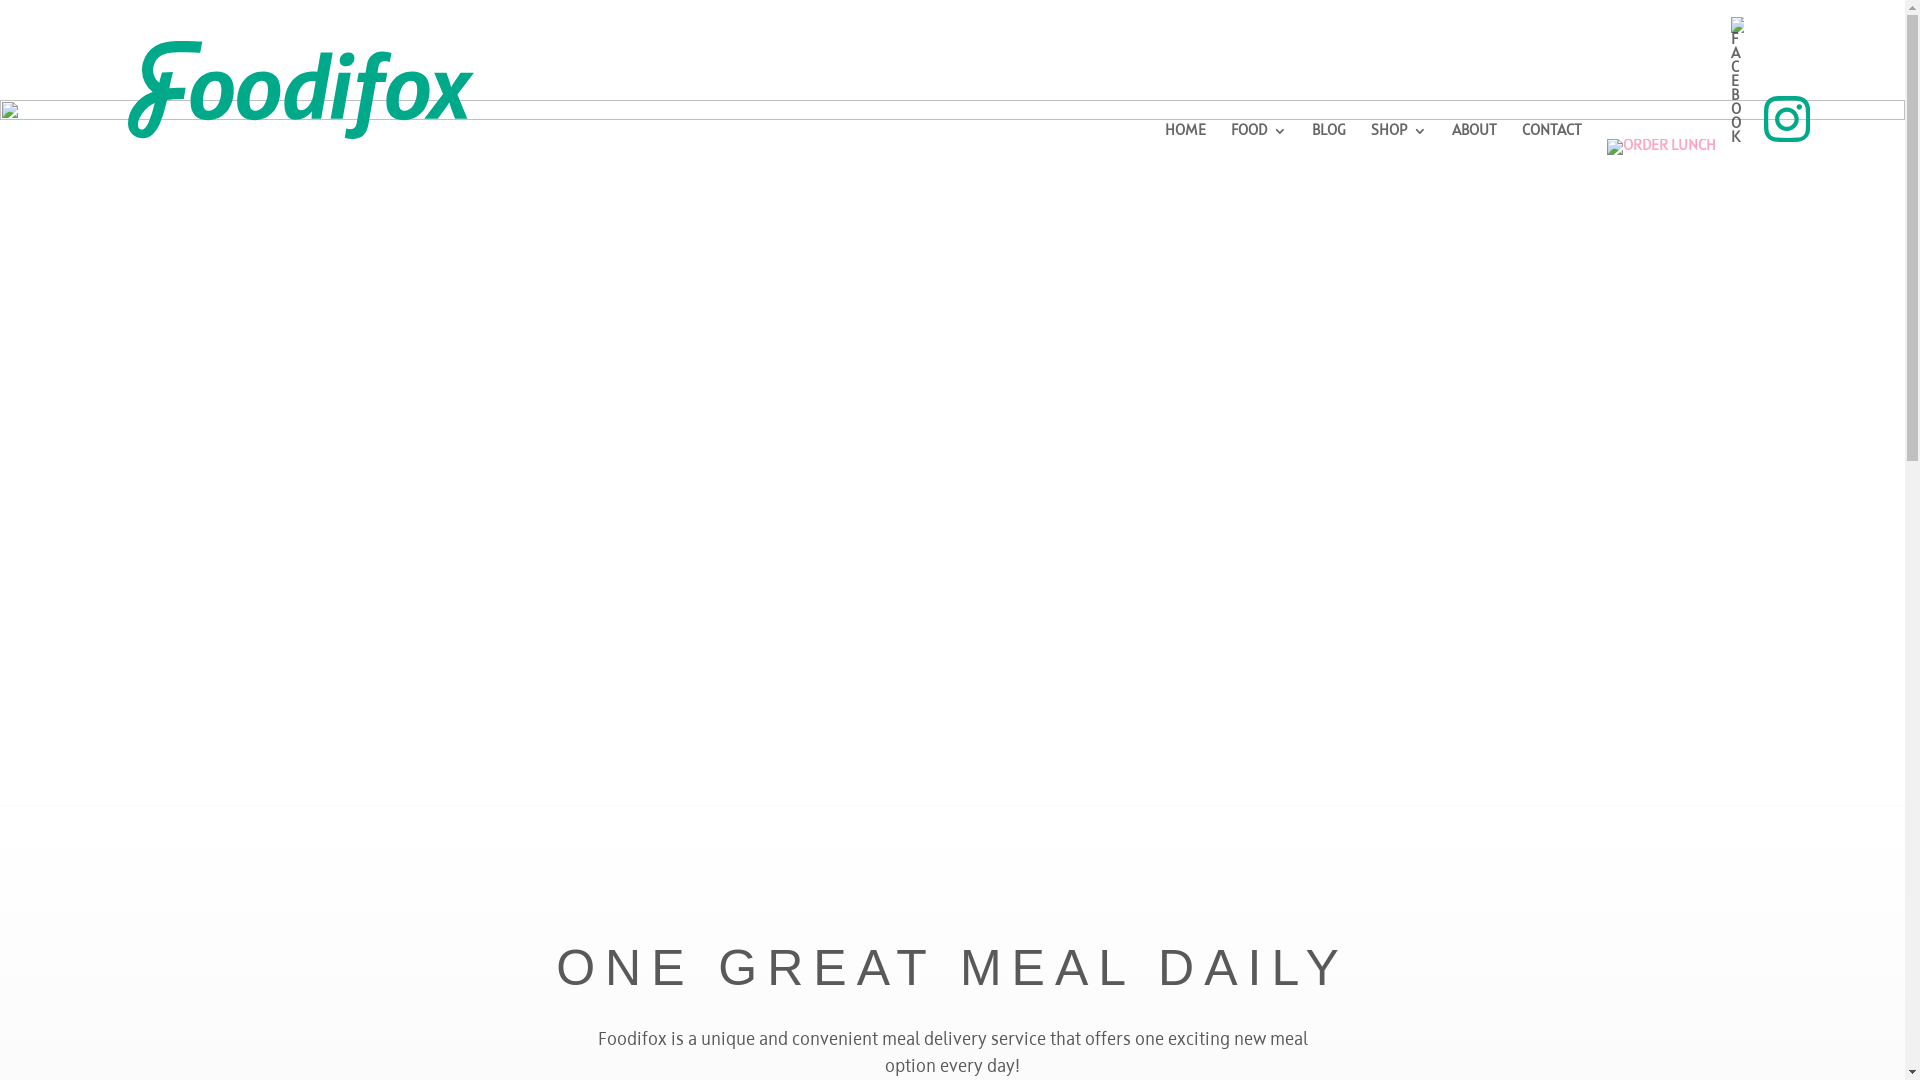  Describe the element at coordinates (1474, 140) in the screenshot. I see `'ABOUT'` at that location.